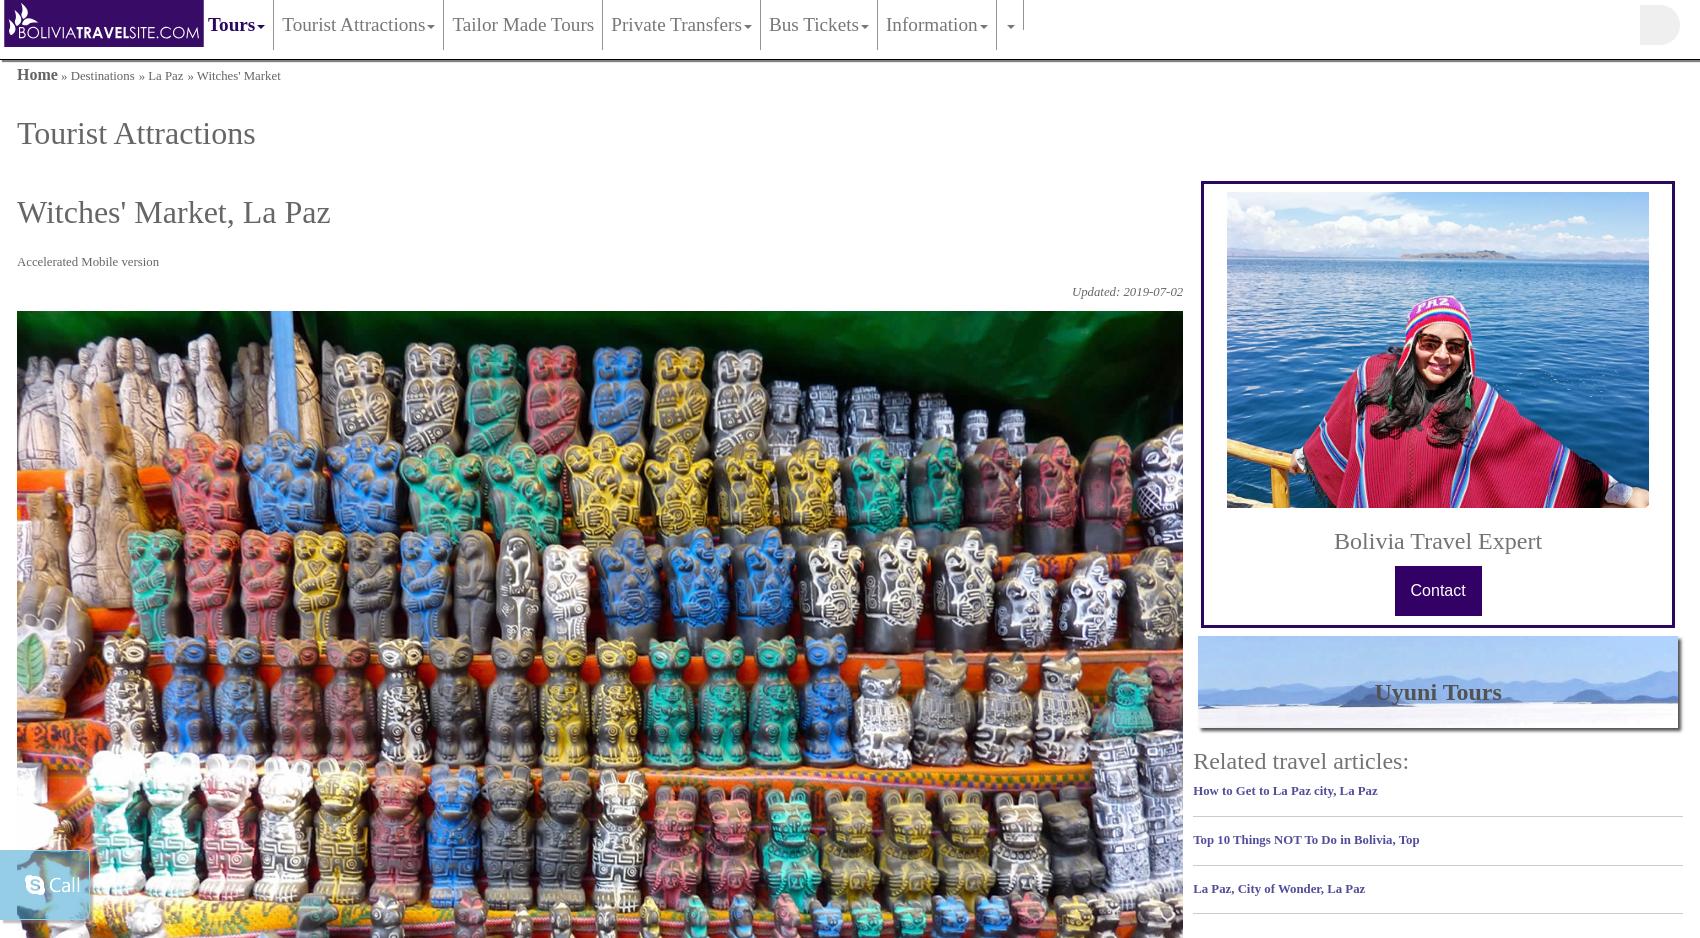  I want to click on 'Tourist Attractions', so click(135, 132).